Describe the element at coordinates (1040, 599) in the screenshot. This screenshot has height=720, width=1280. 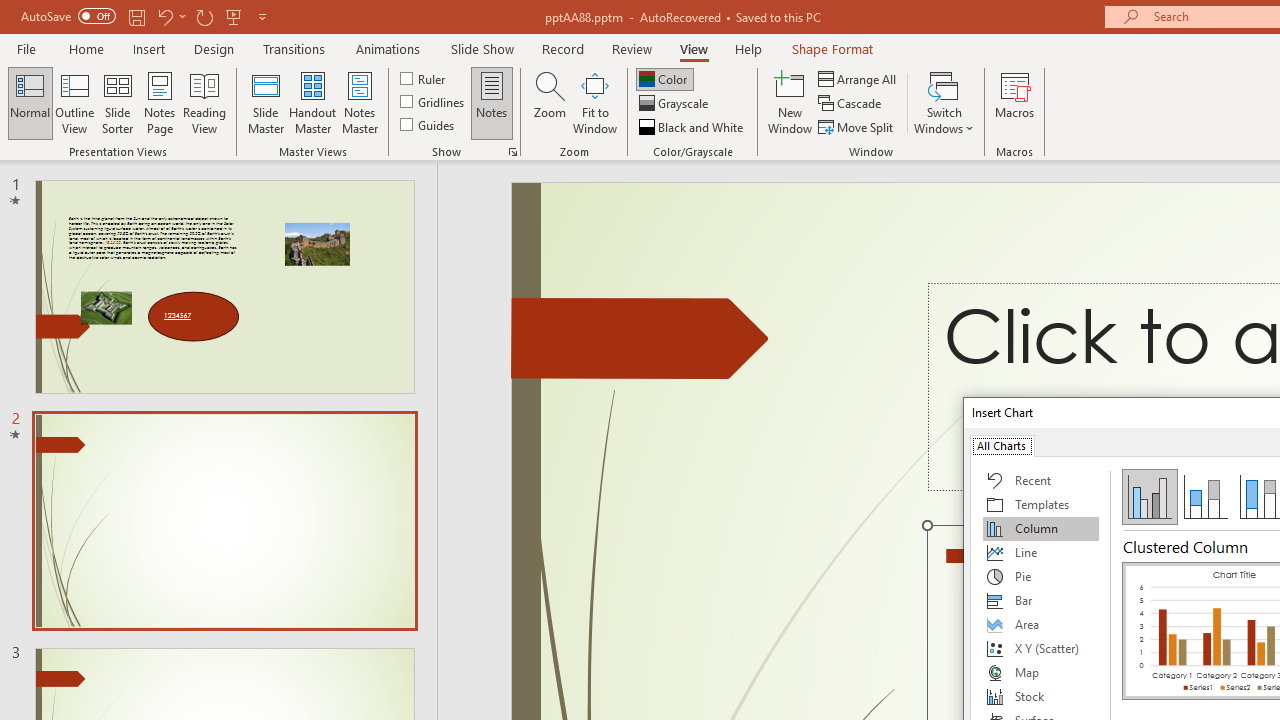
I see `'Bar'` at that location.